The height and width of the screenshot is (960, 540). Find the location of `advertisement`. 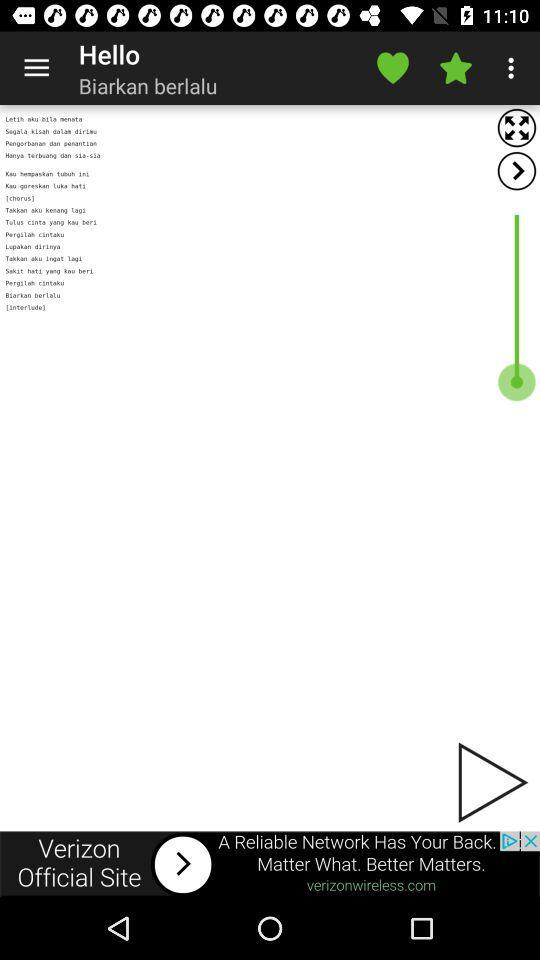

advertisement is located at coordinates (270, 468).